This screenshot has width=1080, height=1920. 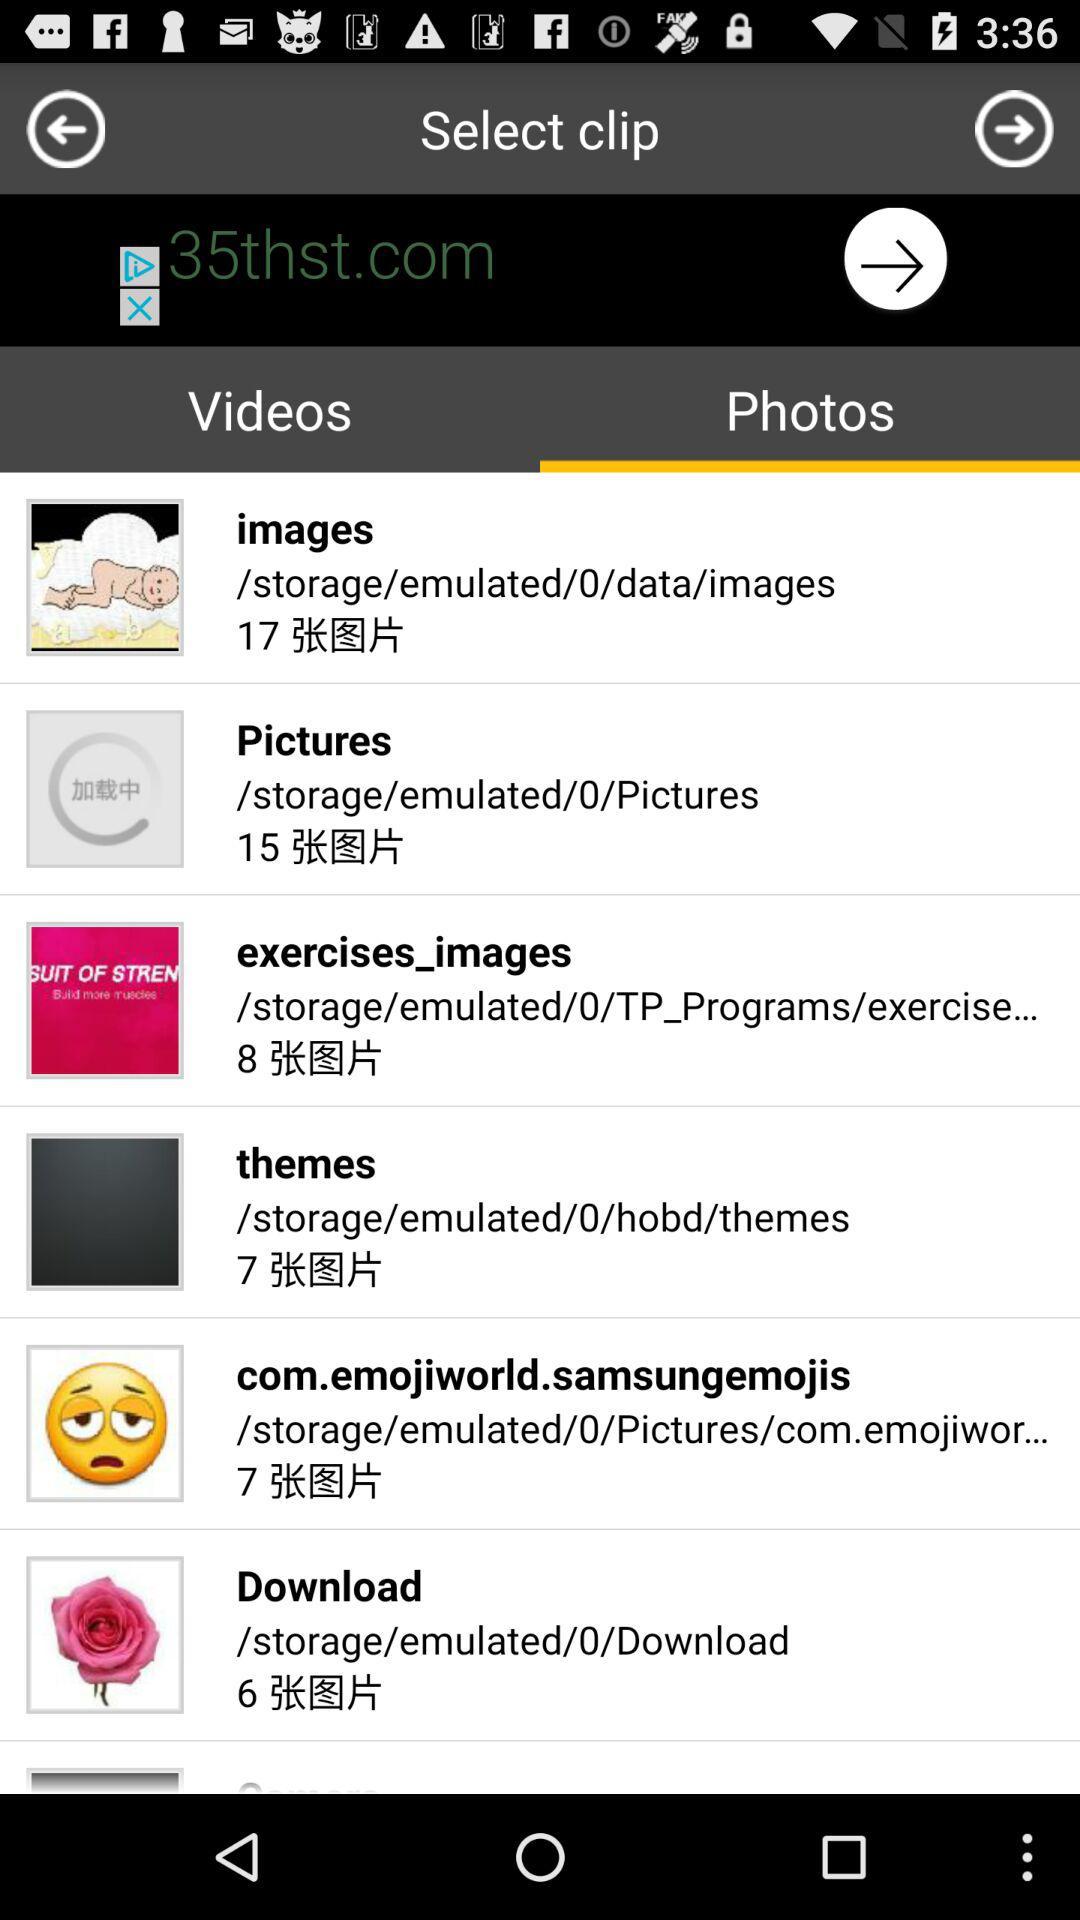 What do you see at coordinates (1014, 136) in the screenshot?
I see `the arrow_forward icon` at bounding box center [1014, 136].